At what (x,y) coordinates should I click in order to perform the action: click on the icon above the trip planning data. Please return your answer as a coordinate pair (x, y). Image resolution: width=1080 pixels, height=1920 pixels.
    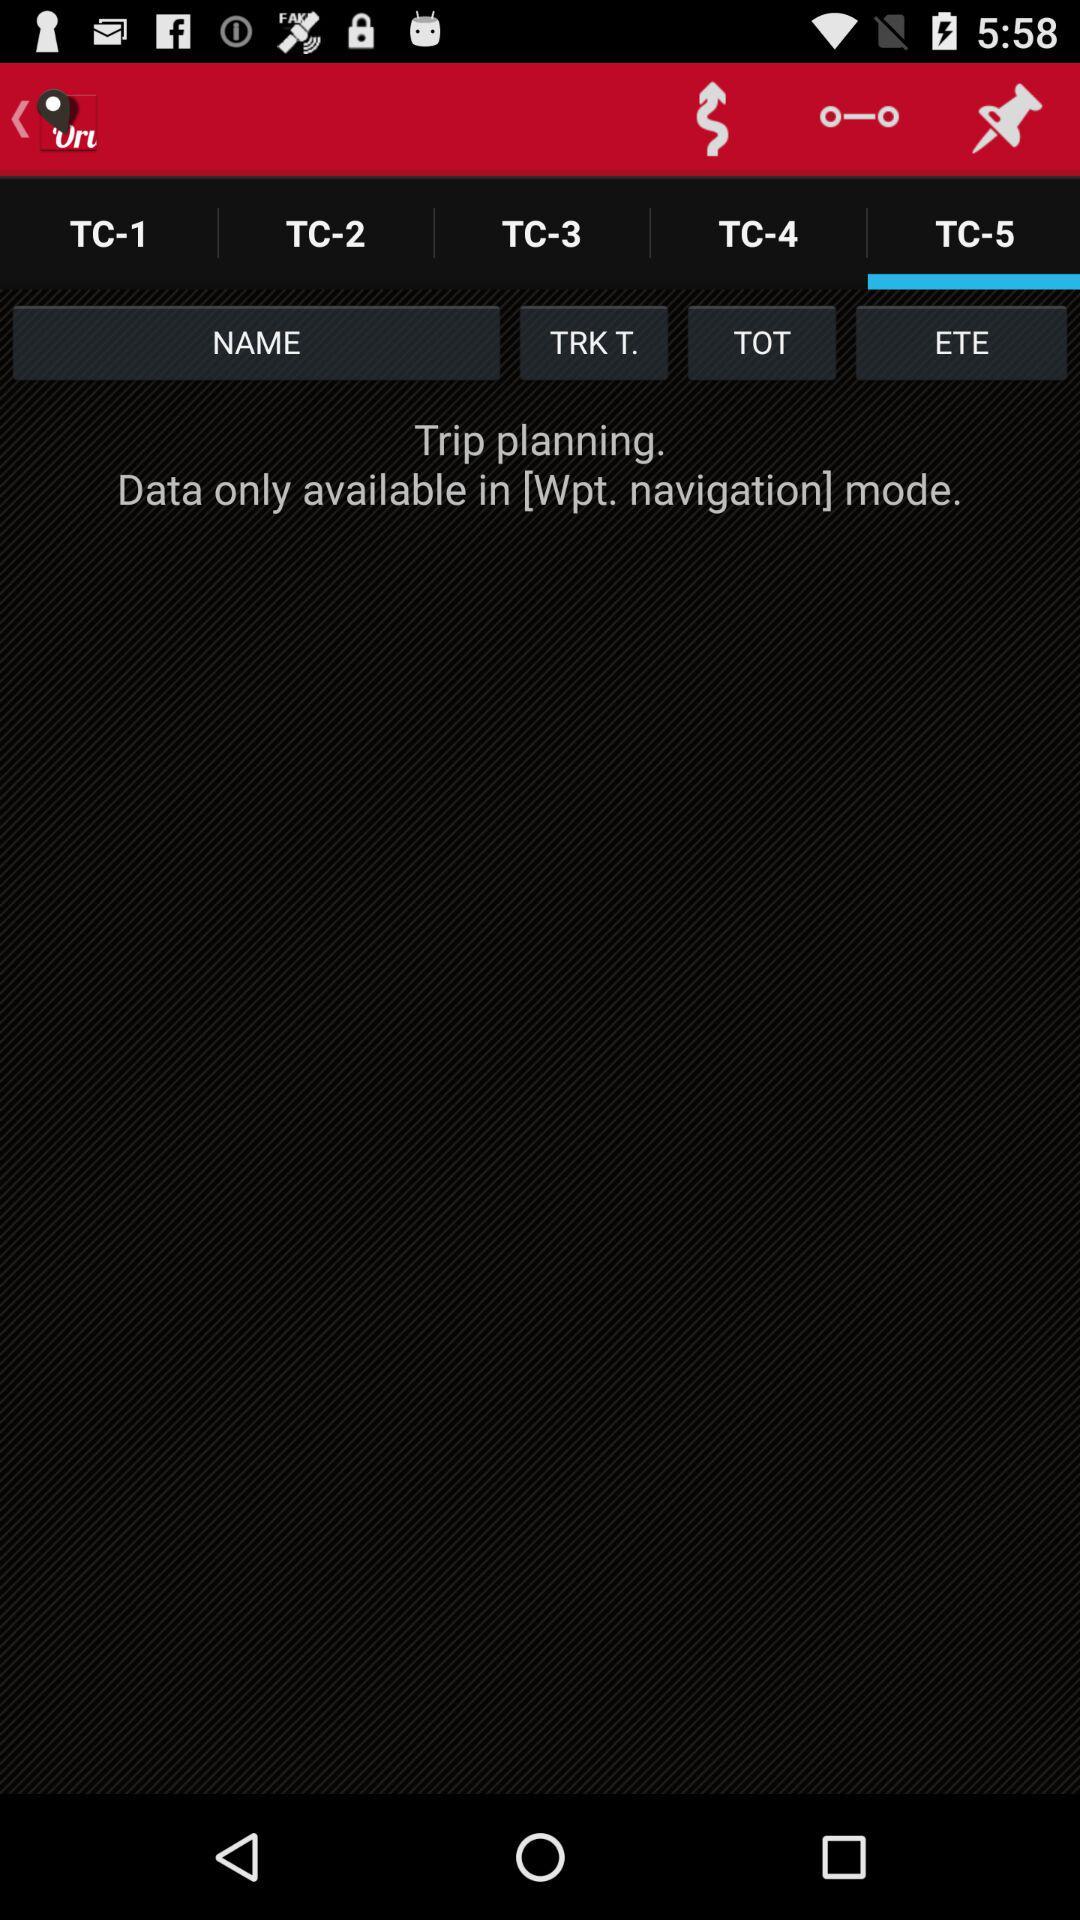
    Looking at the image, I should click on (762, 341).